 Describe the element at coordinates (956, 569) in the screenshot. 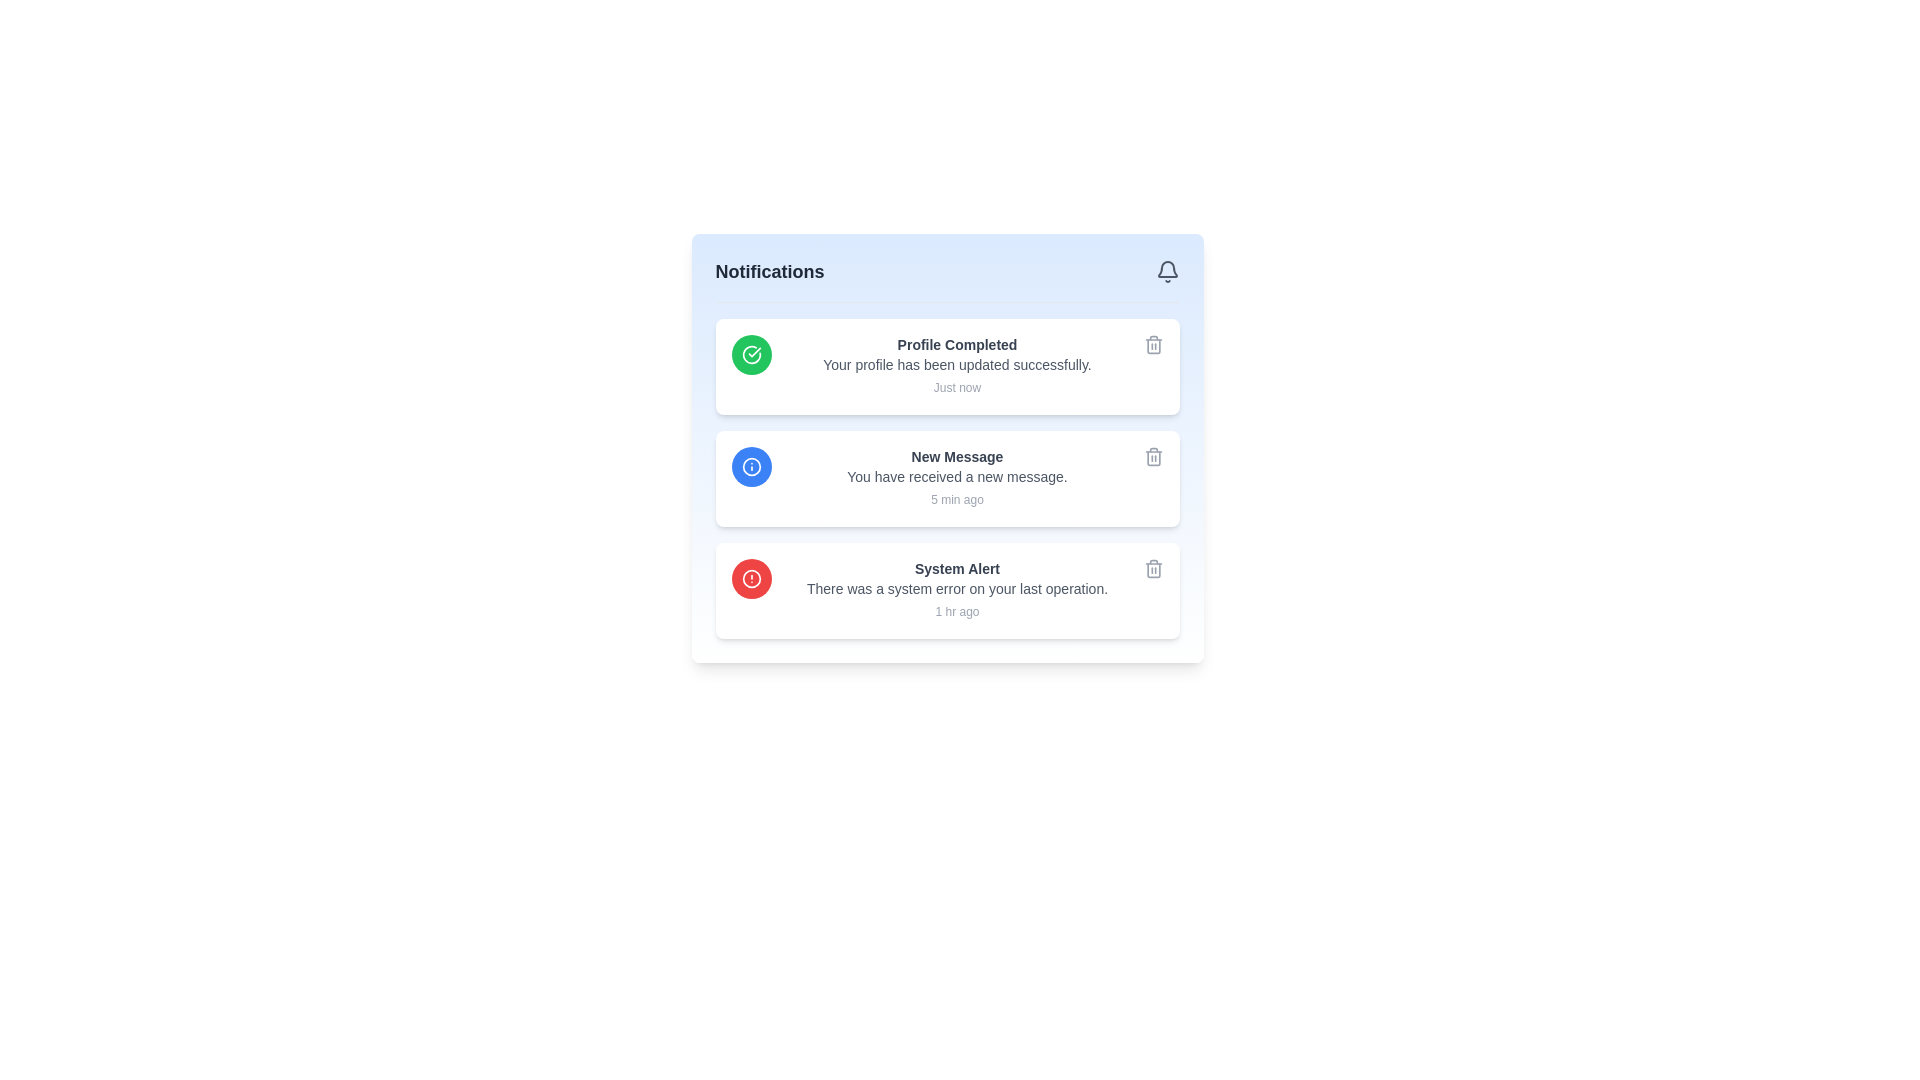

I see `the Text label that serves as the title of a notification message within the bottom portion of a stack of cards in the notification pane` at that location.